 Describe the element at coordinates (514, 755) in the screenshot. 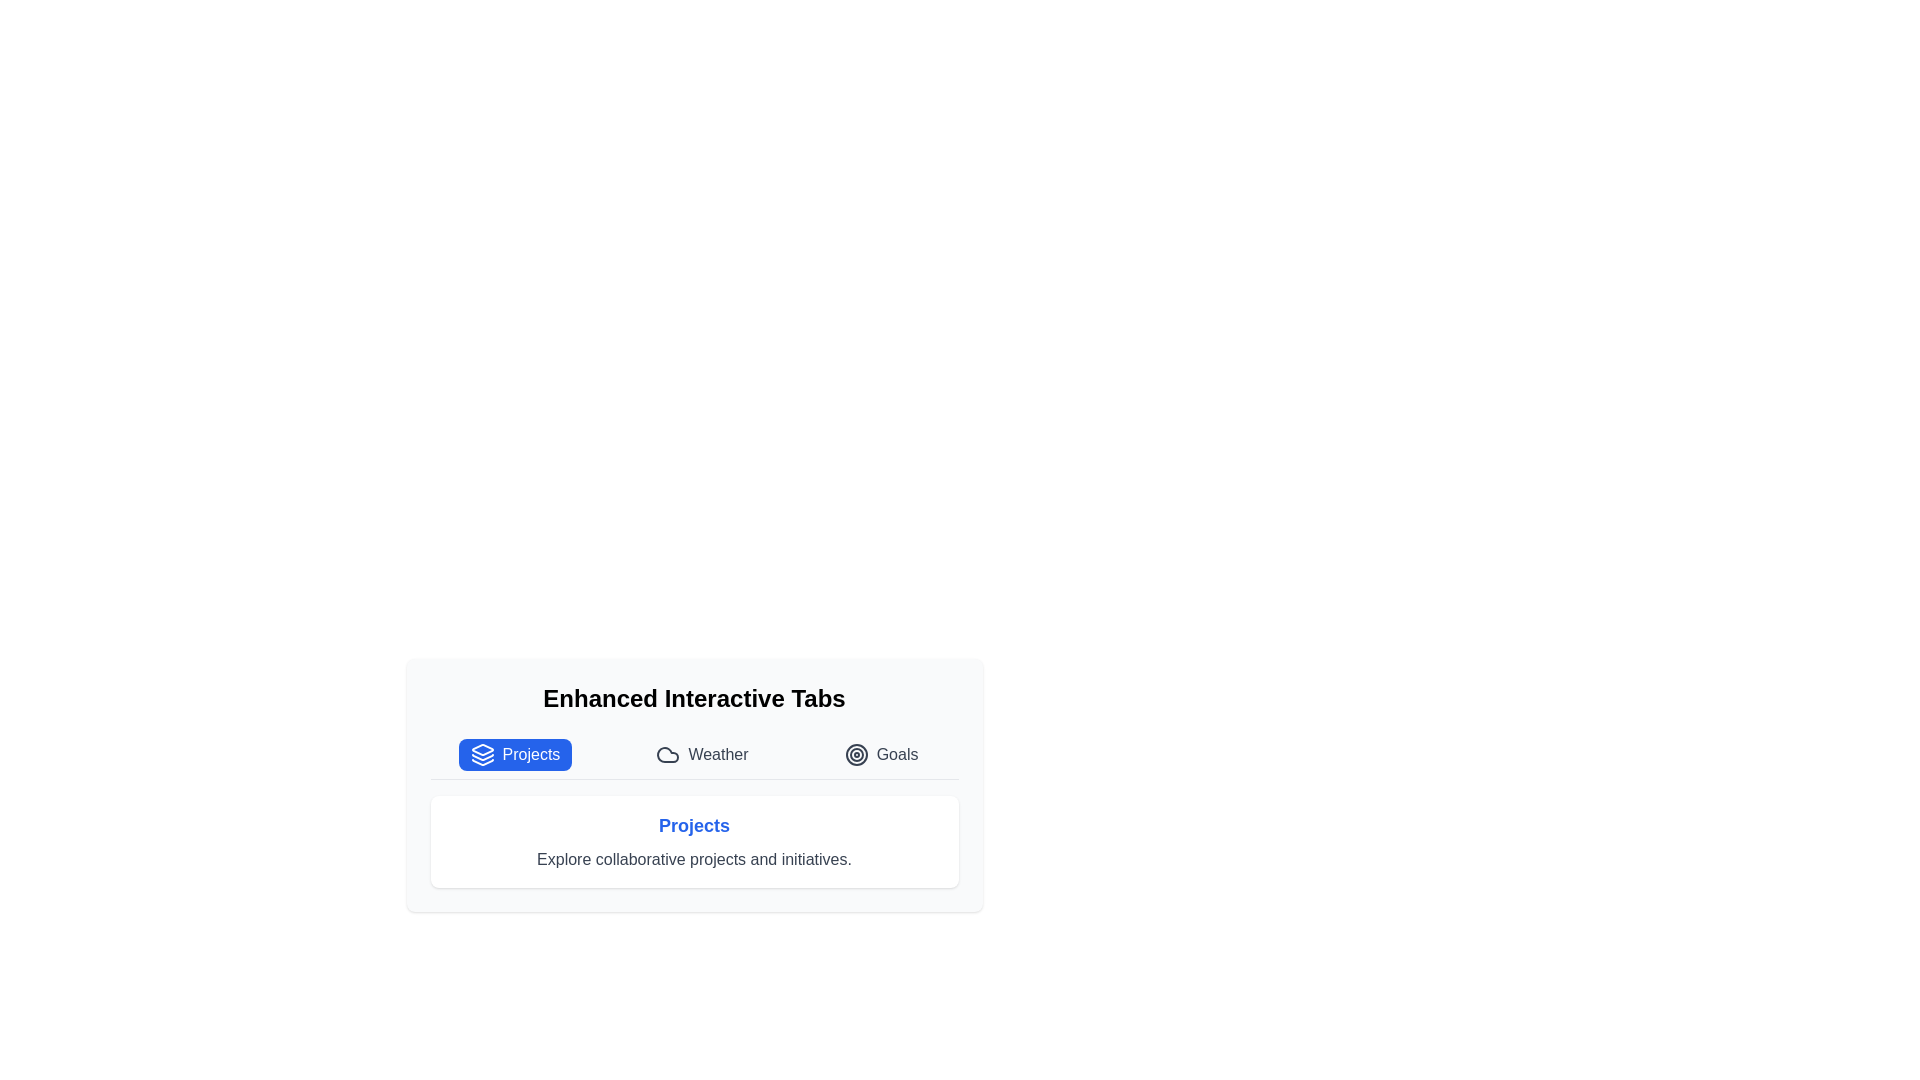

I see `the Projects tab to activate it` at that location.